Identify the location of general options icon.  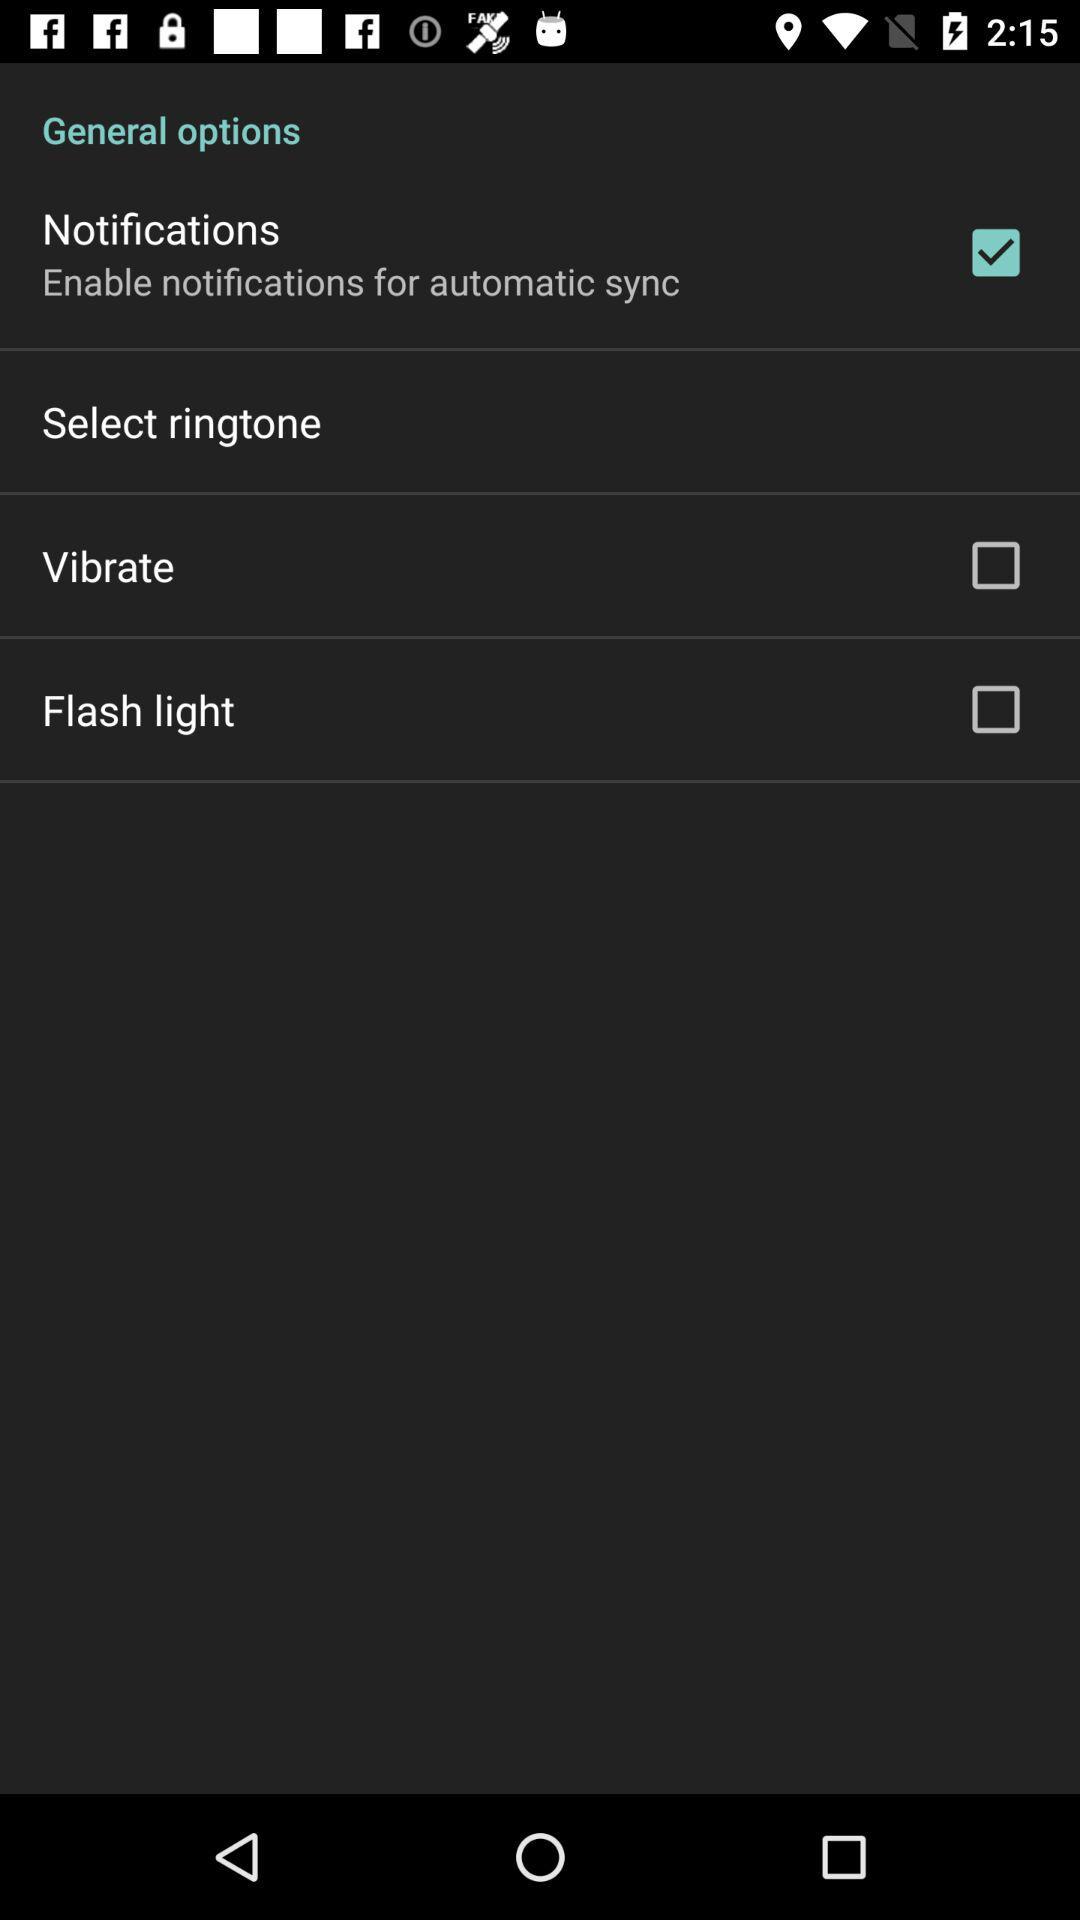
(540, 107).